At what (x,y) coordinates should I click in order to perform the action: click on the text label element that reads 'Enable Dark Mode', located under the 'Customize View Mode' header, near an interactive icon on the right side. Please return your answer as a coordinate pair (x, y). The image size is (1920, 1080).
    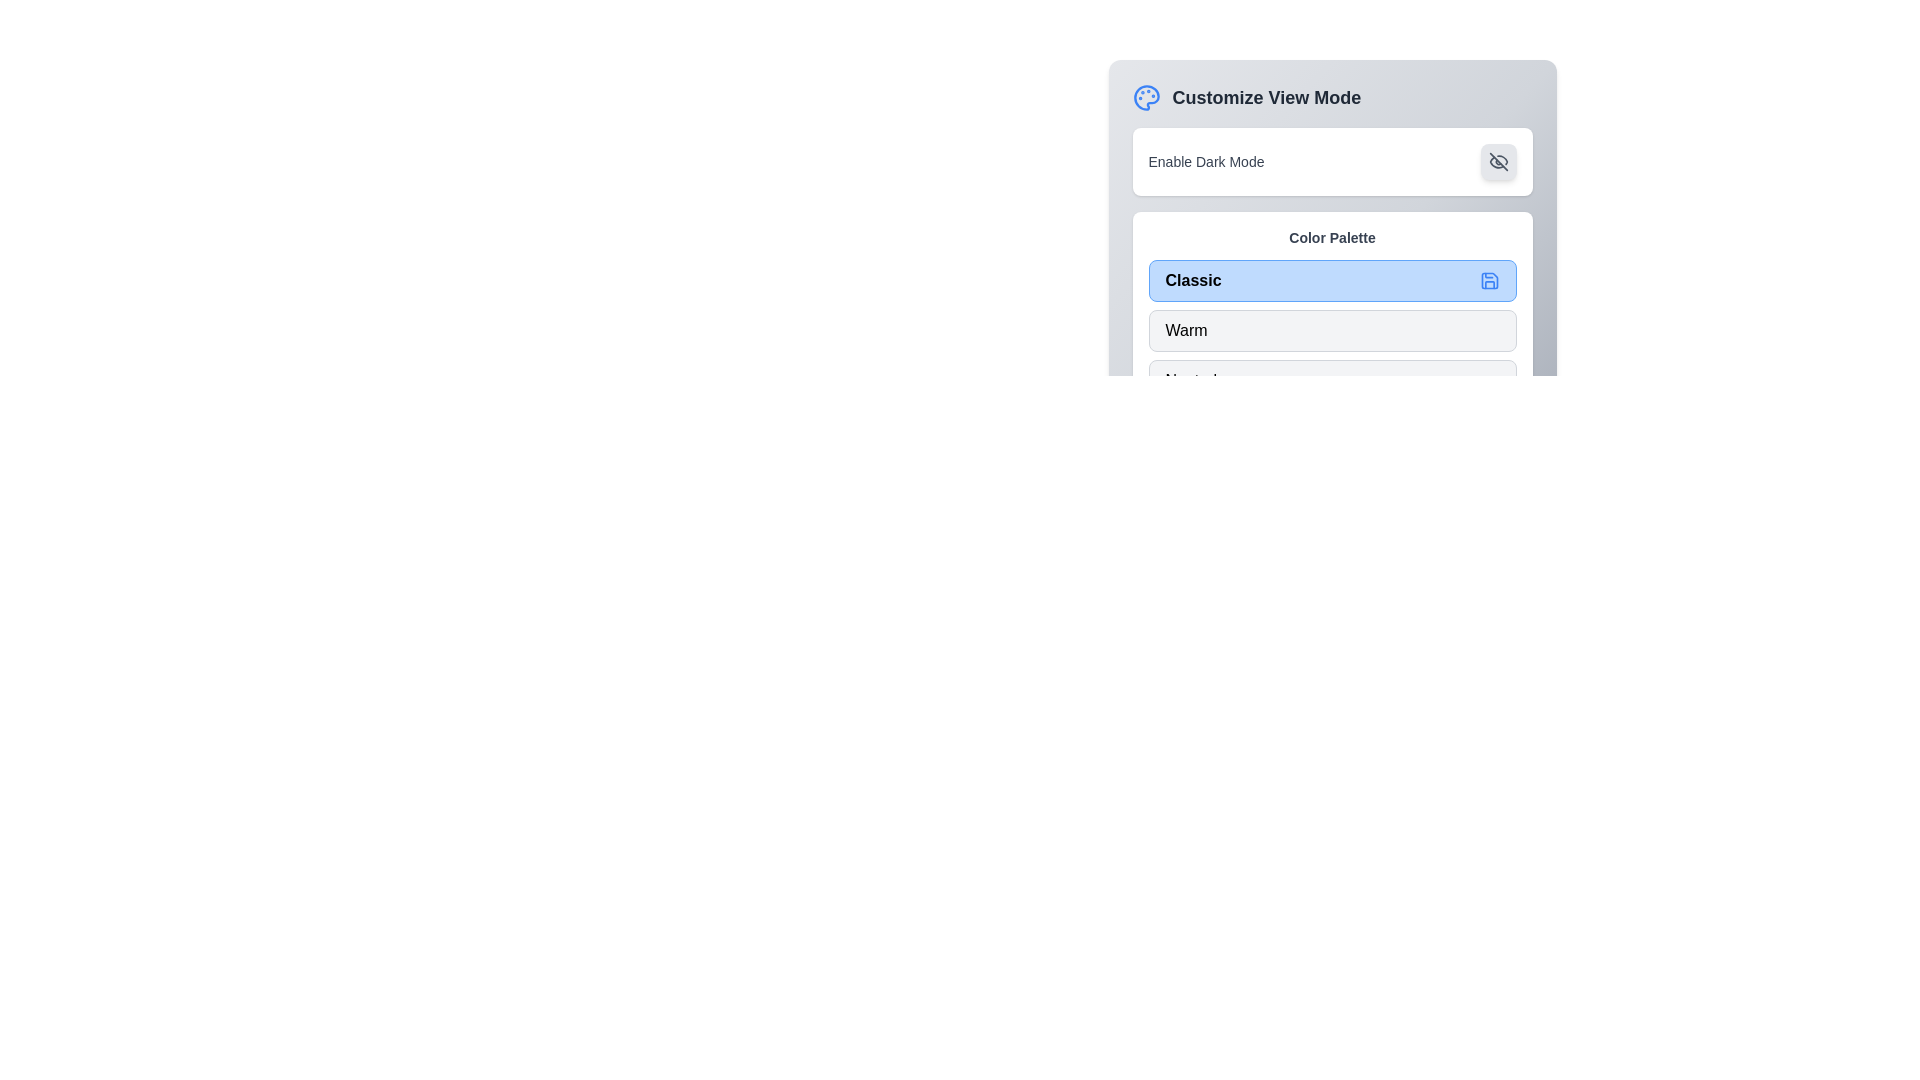
    Looking at the image, I should click on (1205, 161).